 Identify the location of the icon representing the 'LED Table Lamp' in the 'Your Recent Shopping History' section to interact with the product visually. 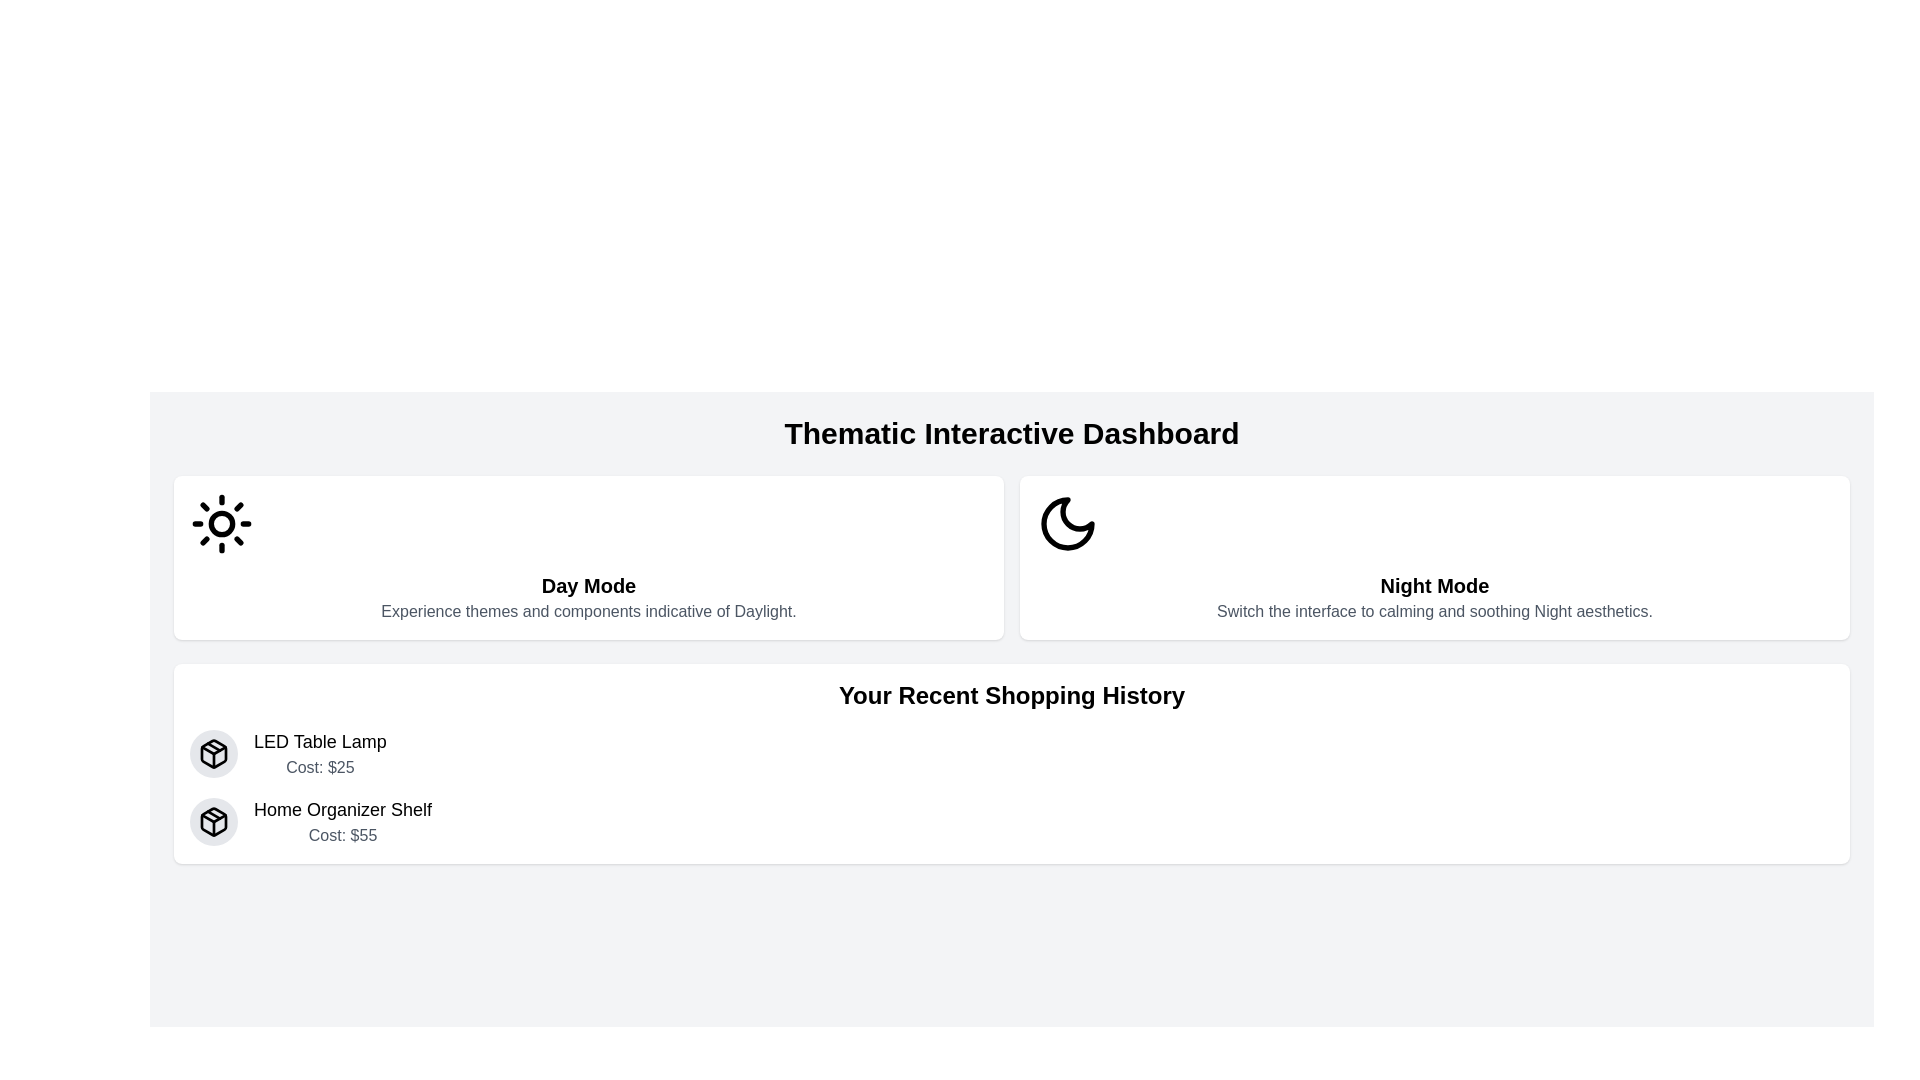
(214, 753).